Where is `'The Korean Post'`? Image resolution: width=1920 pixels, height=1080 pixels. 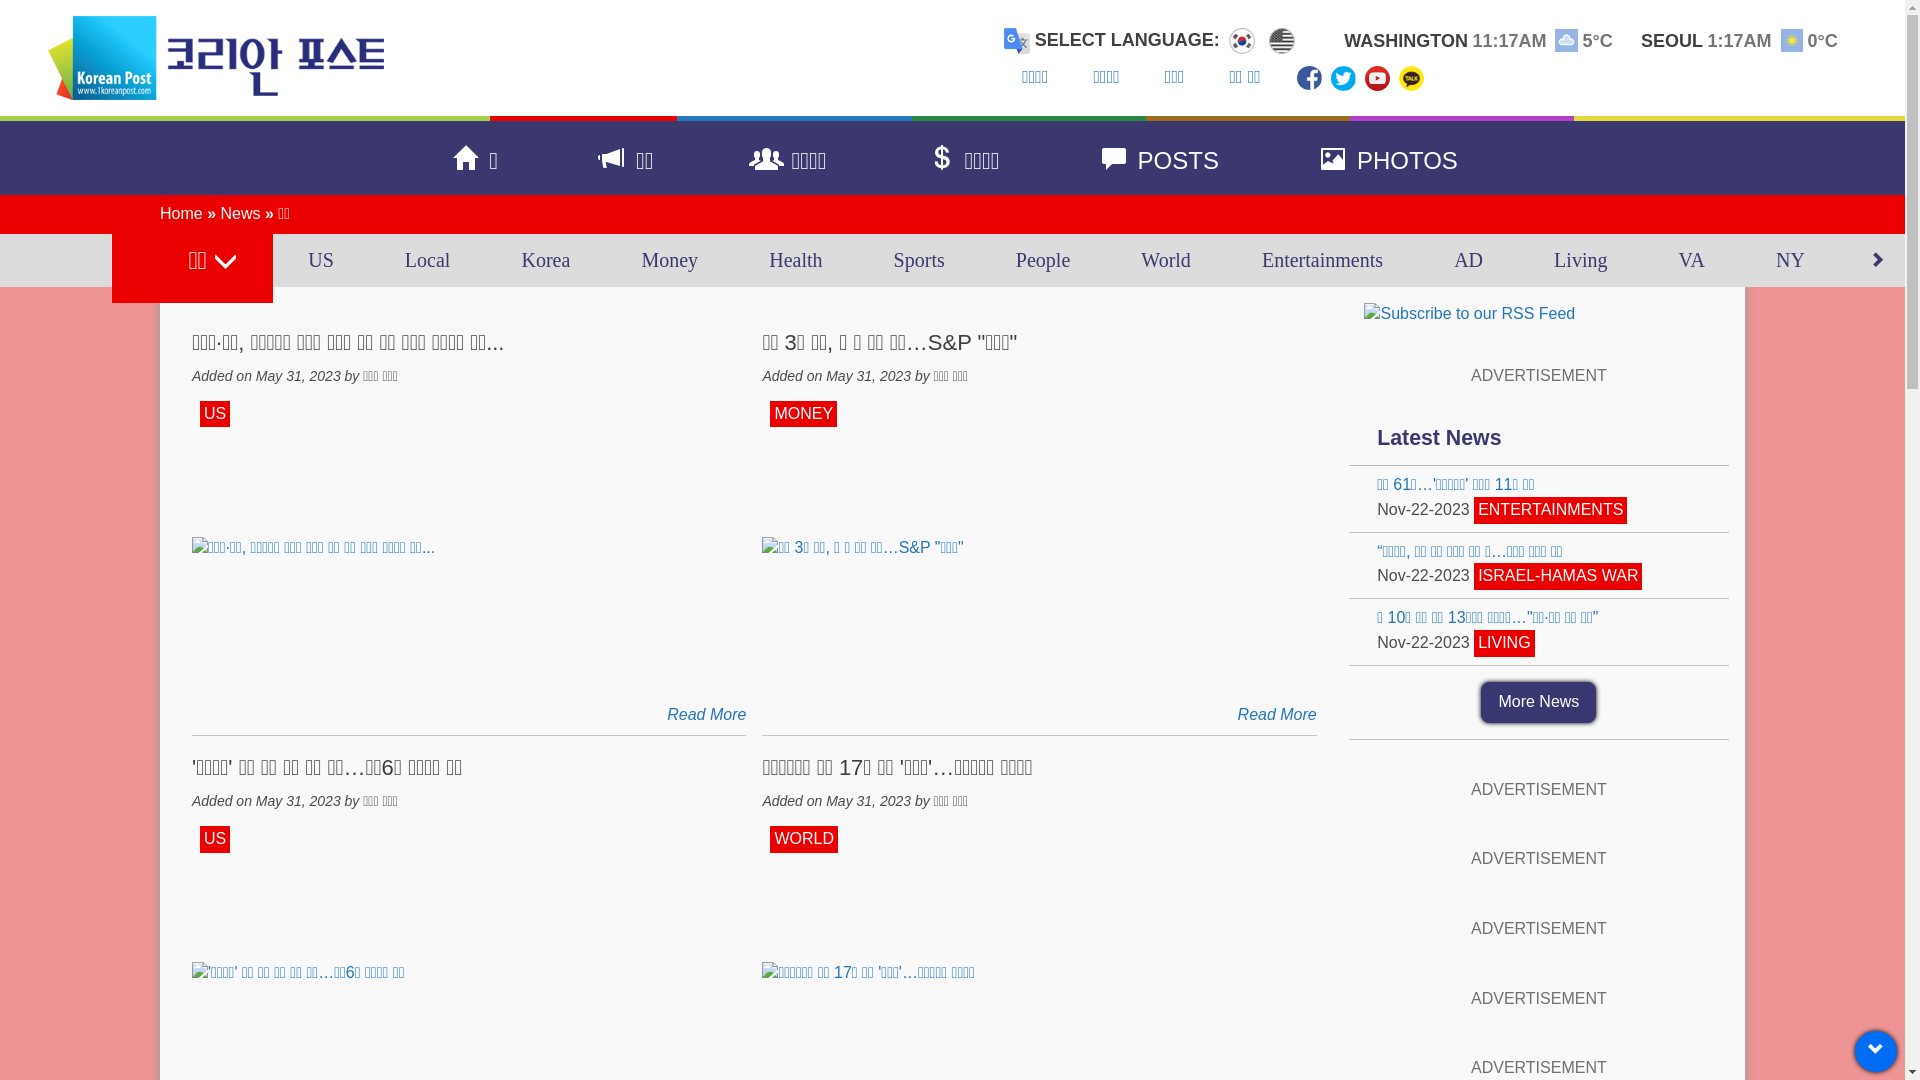
'The Korean Post' is located at coordinates (221, 56).